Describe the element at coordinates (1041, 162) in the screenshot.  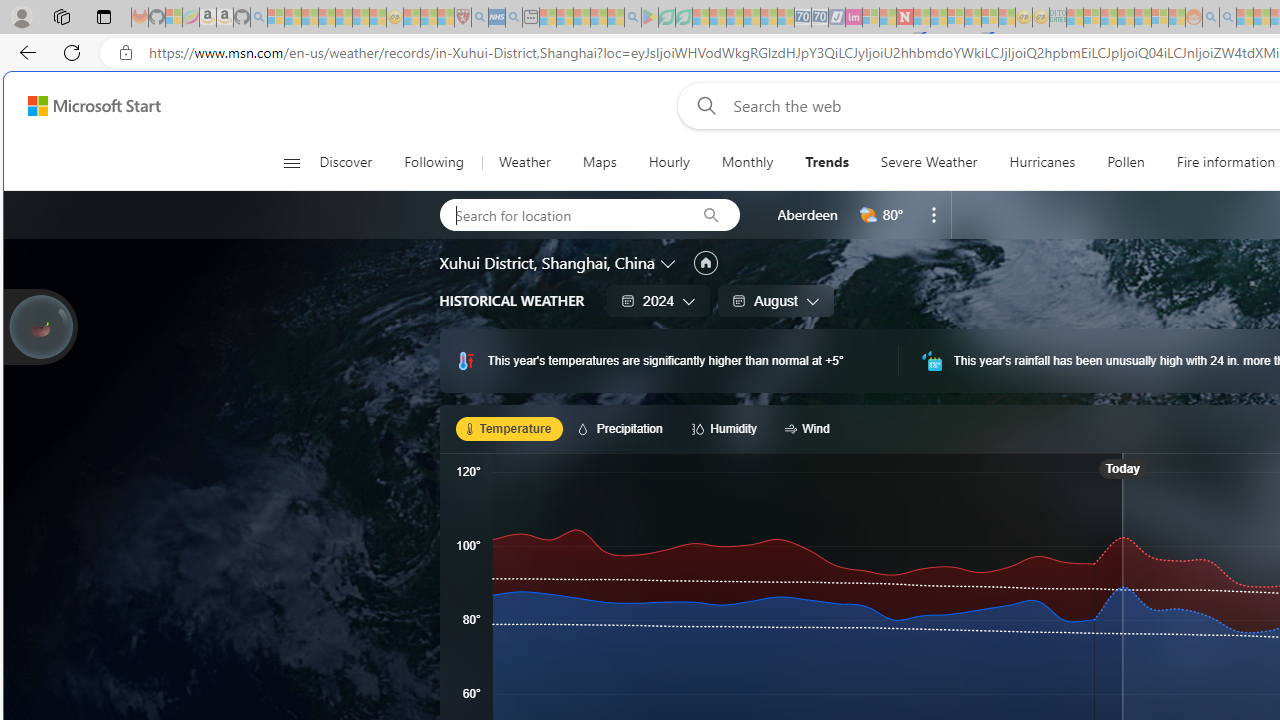
I see `'Hurricanes'` at that location.